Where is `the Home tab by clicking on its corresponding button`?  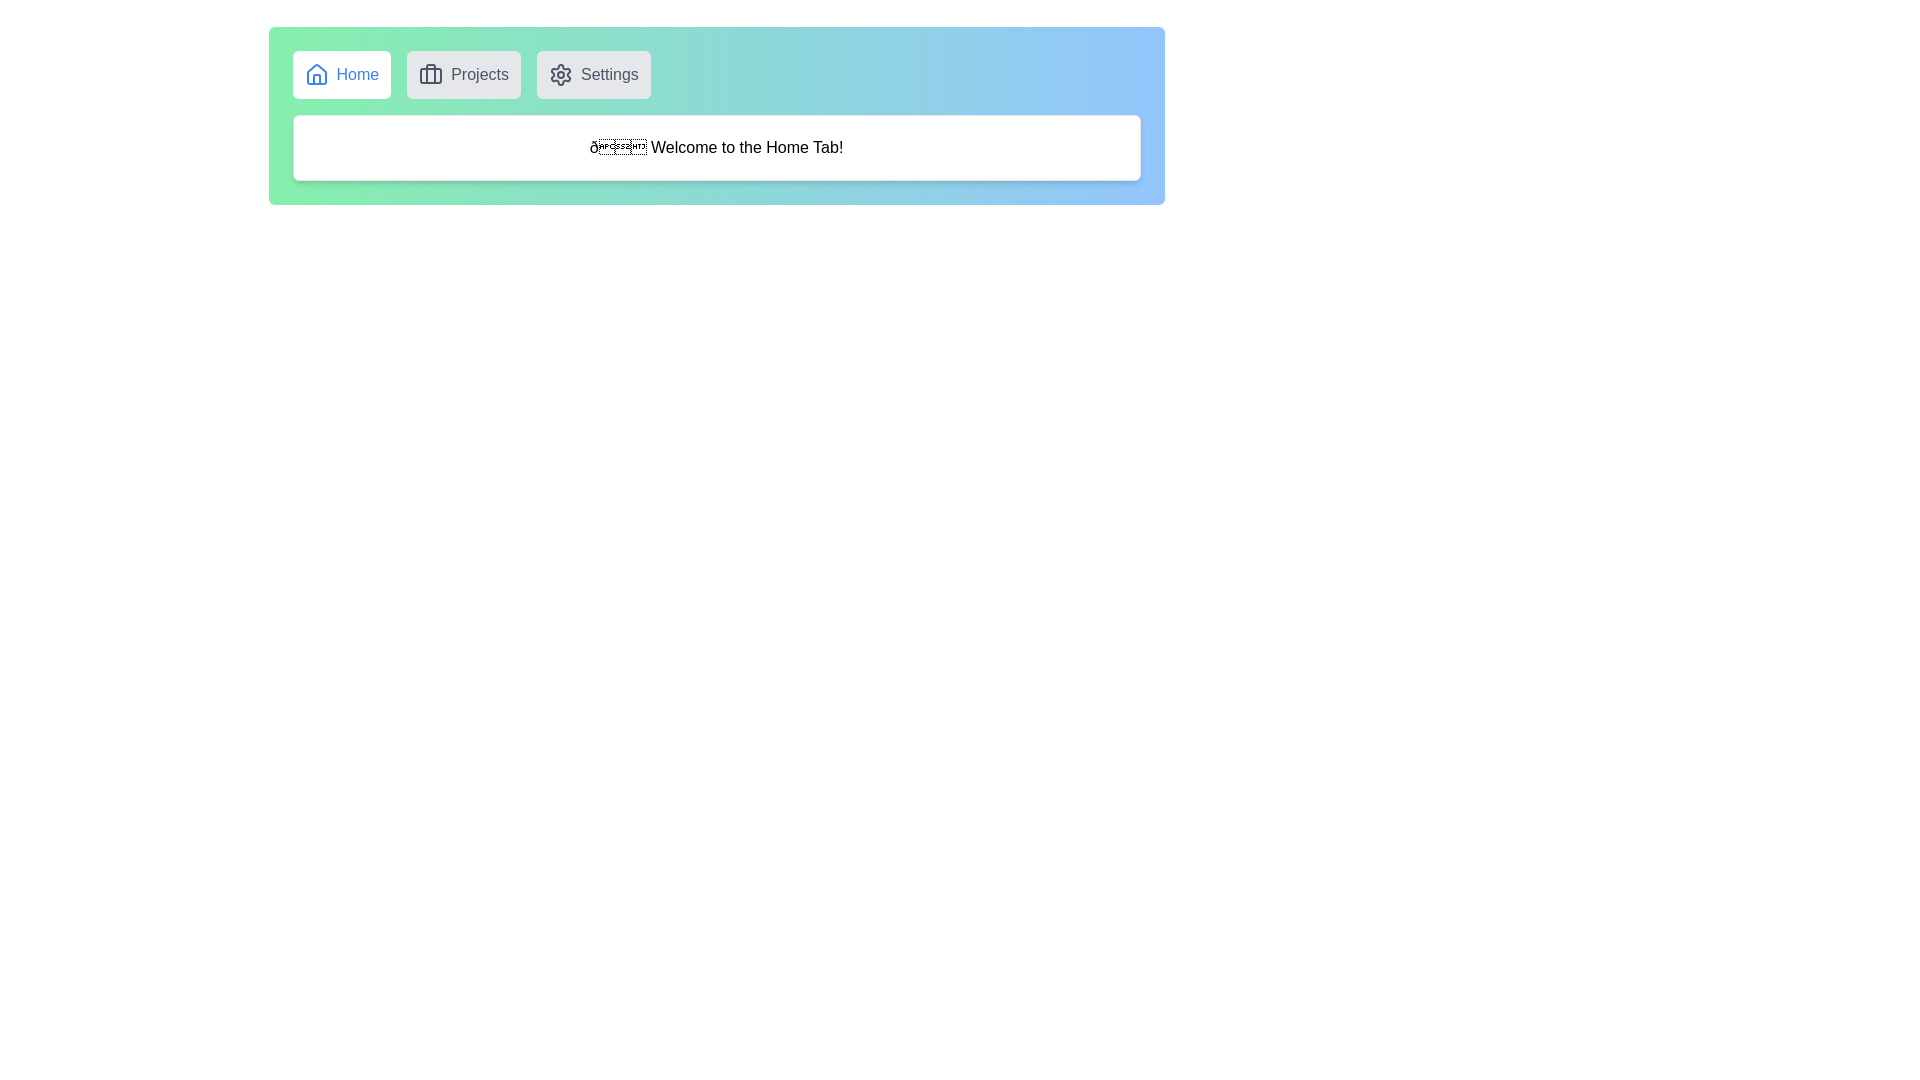 the Home tab by clicking on its corresponding button is located at coordinates (340, 73).